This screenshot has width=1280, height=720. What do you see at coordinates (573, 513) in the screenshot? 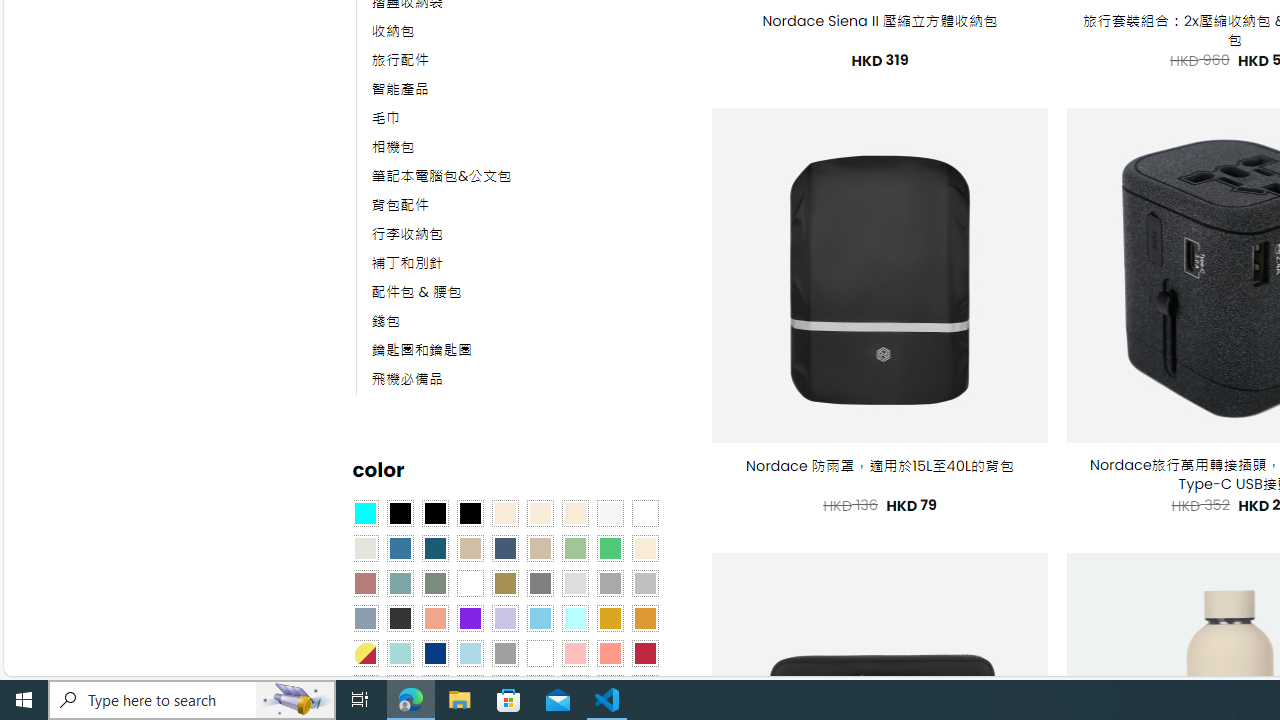
I see `'Cream'` at bounding box center [573, 513].